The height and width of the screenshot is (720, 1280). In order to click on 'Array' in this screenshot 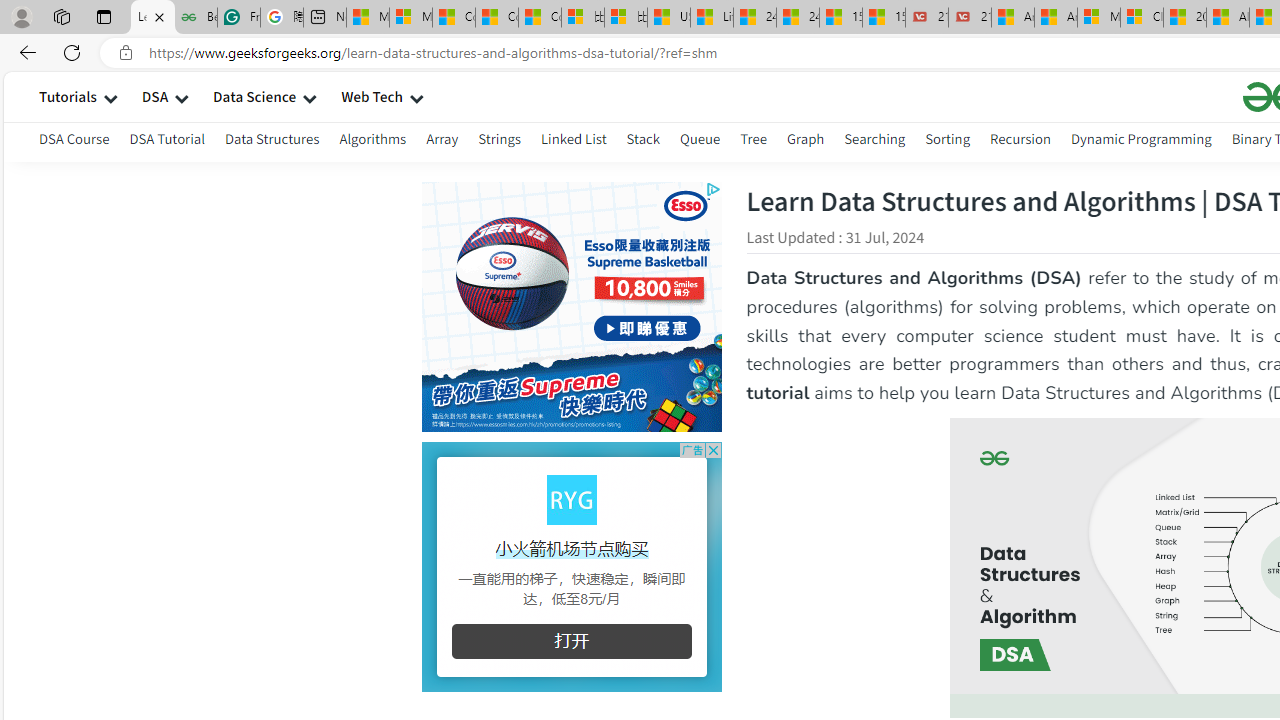, I will do `click(441, 141)`.